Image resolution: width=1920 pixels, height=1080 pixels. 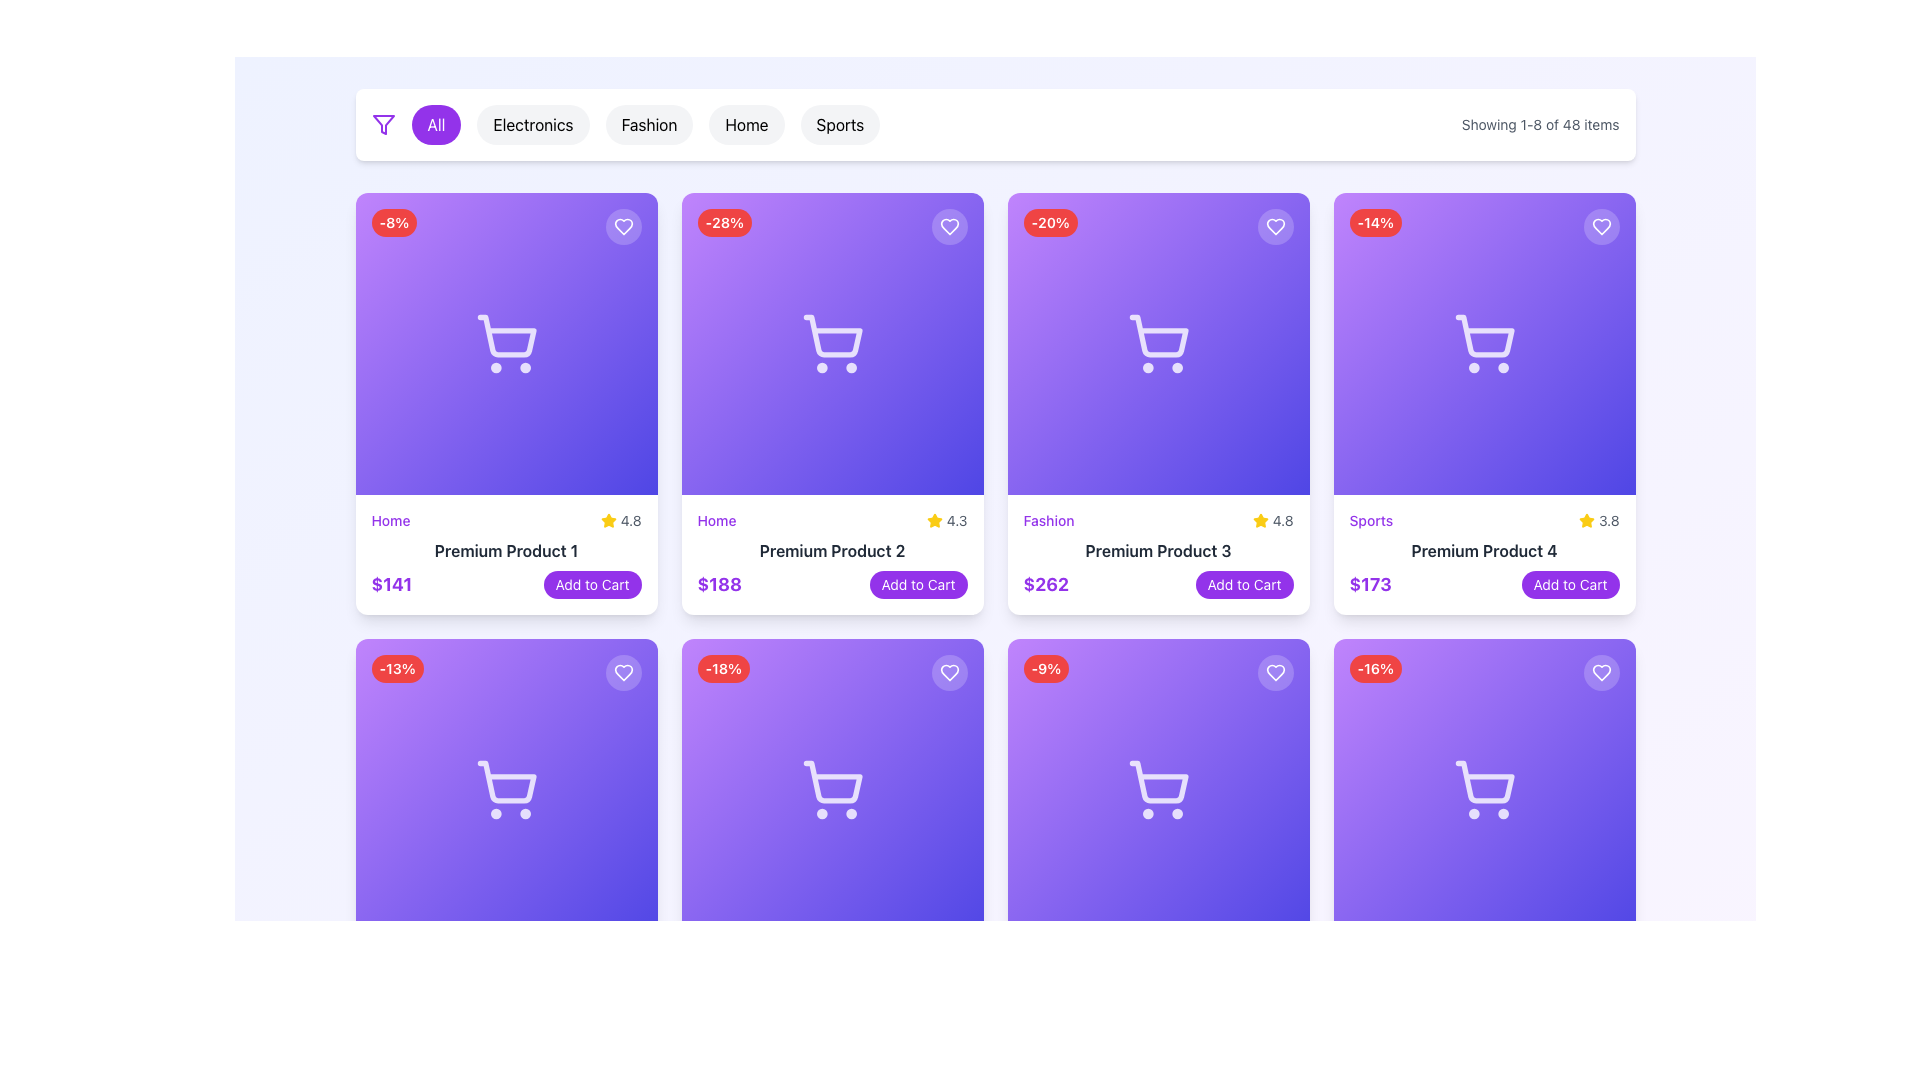 I want to click on the heart button located at the top-right corner of the card representing 'Premium Product 4', so click(x=1601, y=226).